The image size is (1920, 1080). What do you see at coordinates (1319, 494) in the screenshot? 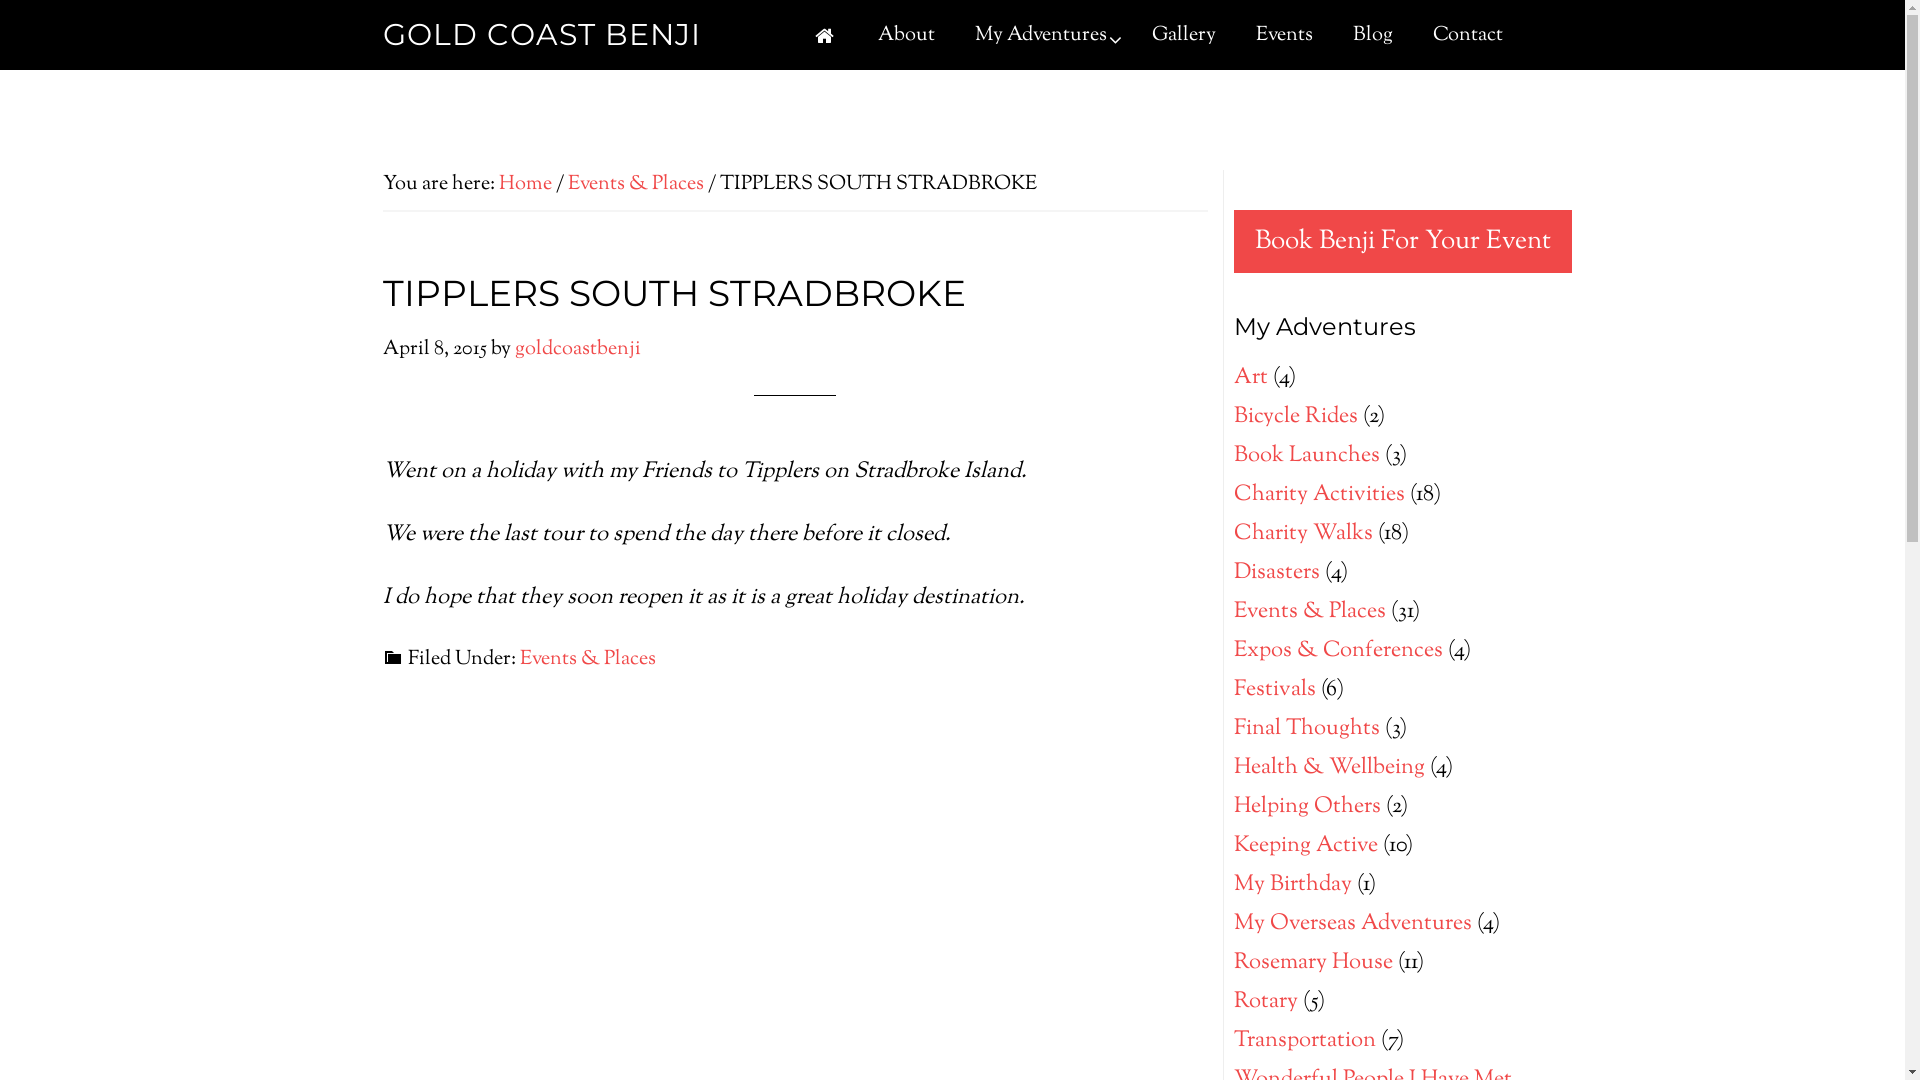
I see `'Charity Activities'` at bounding box center [1319, 494].